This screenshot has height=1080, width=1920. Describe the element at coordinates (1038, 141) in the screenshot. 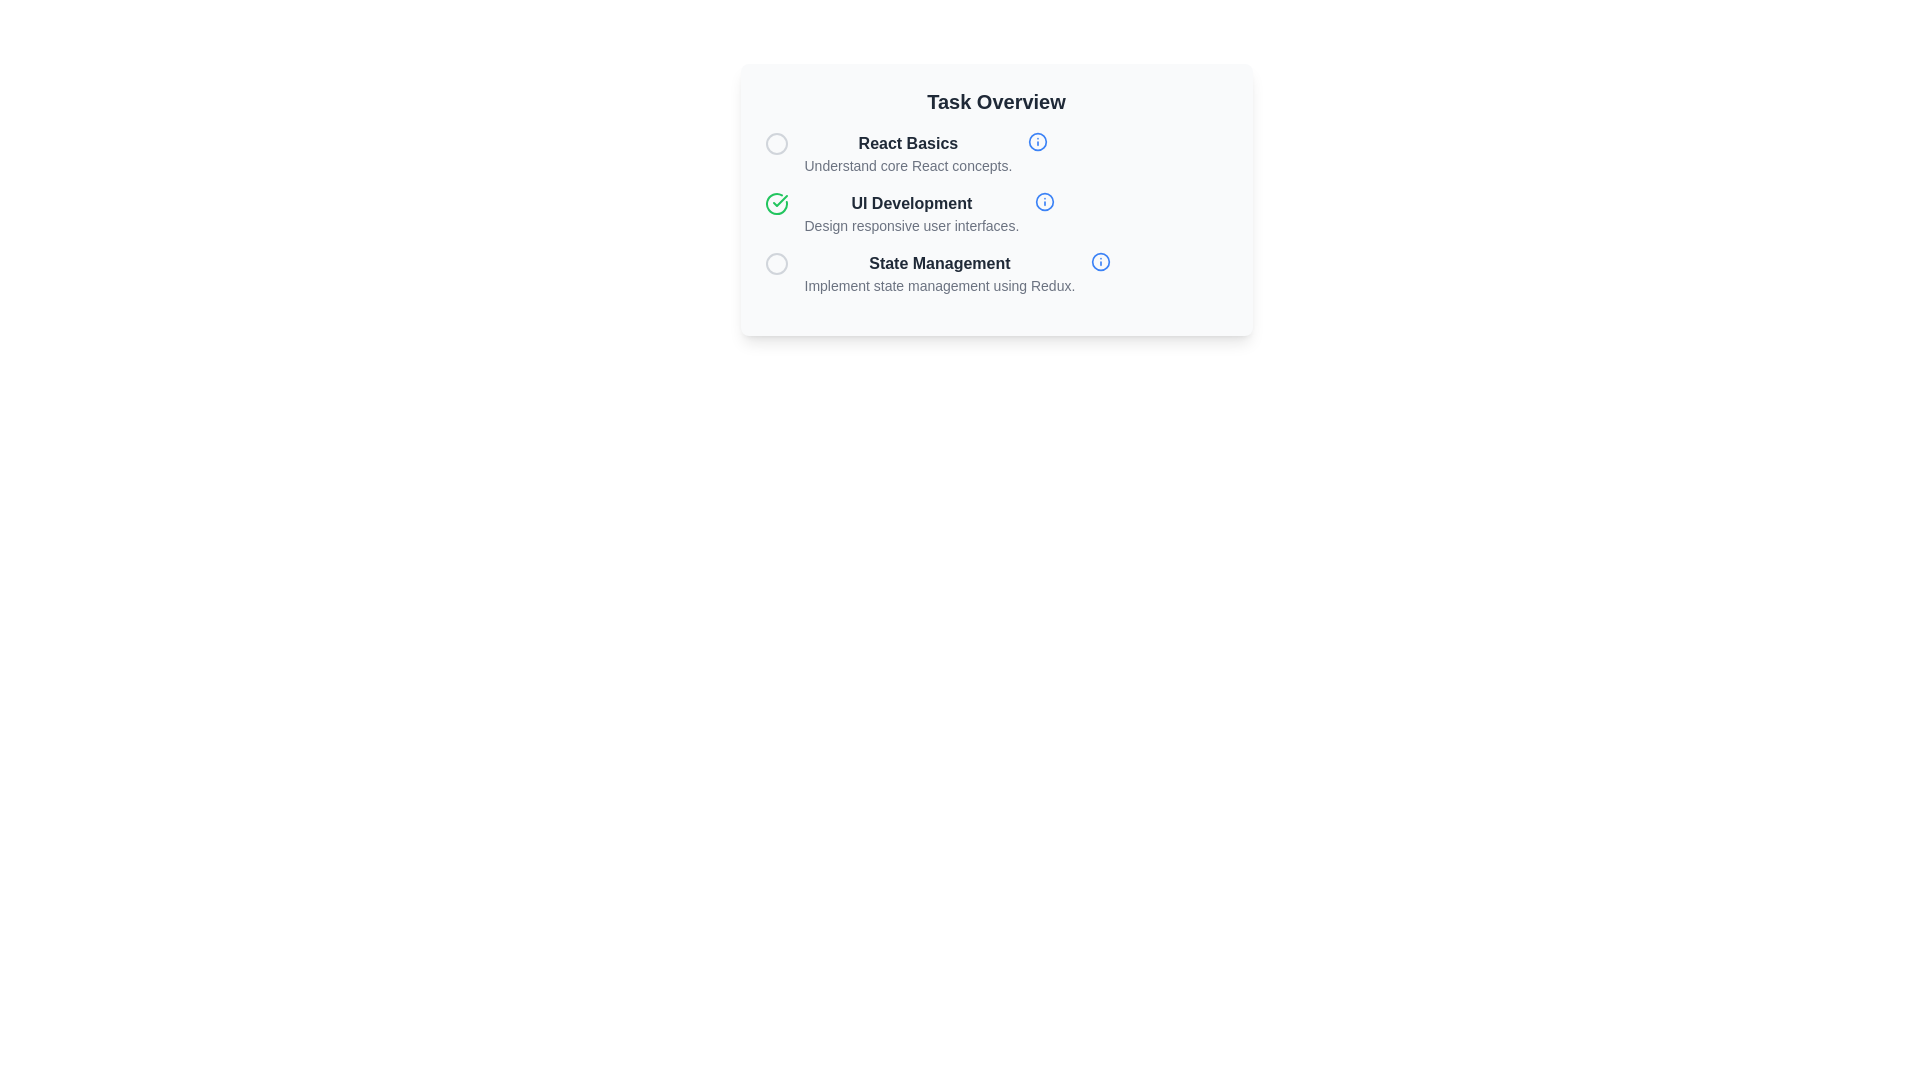

I see `the Circle SVG Component to identify the associated content in the UI Development section of the Task Overview panel` at that location.